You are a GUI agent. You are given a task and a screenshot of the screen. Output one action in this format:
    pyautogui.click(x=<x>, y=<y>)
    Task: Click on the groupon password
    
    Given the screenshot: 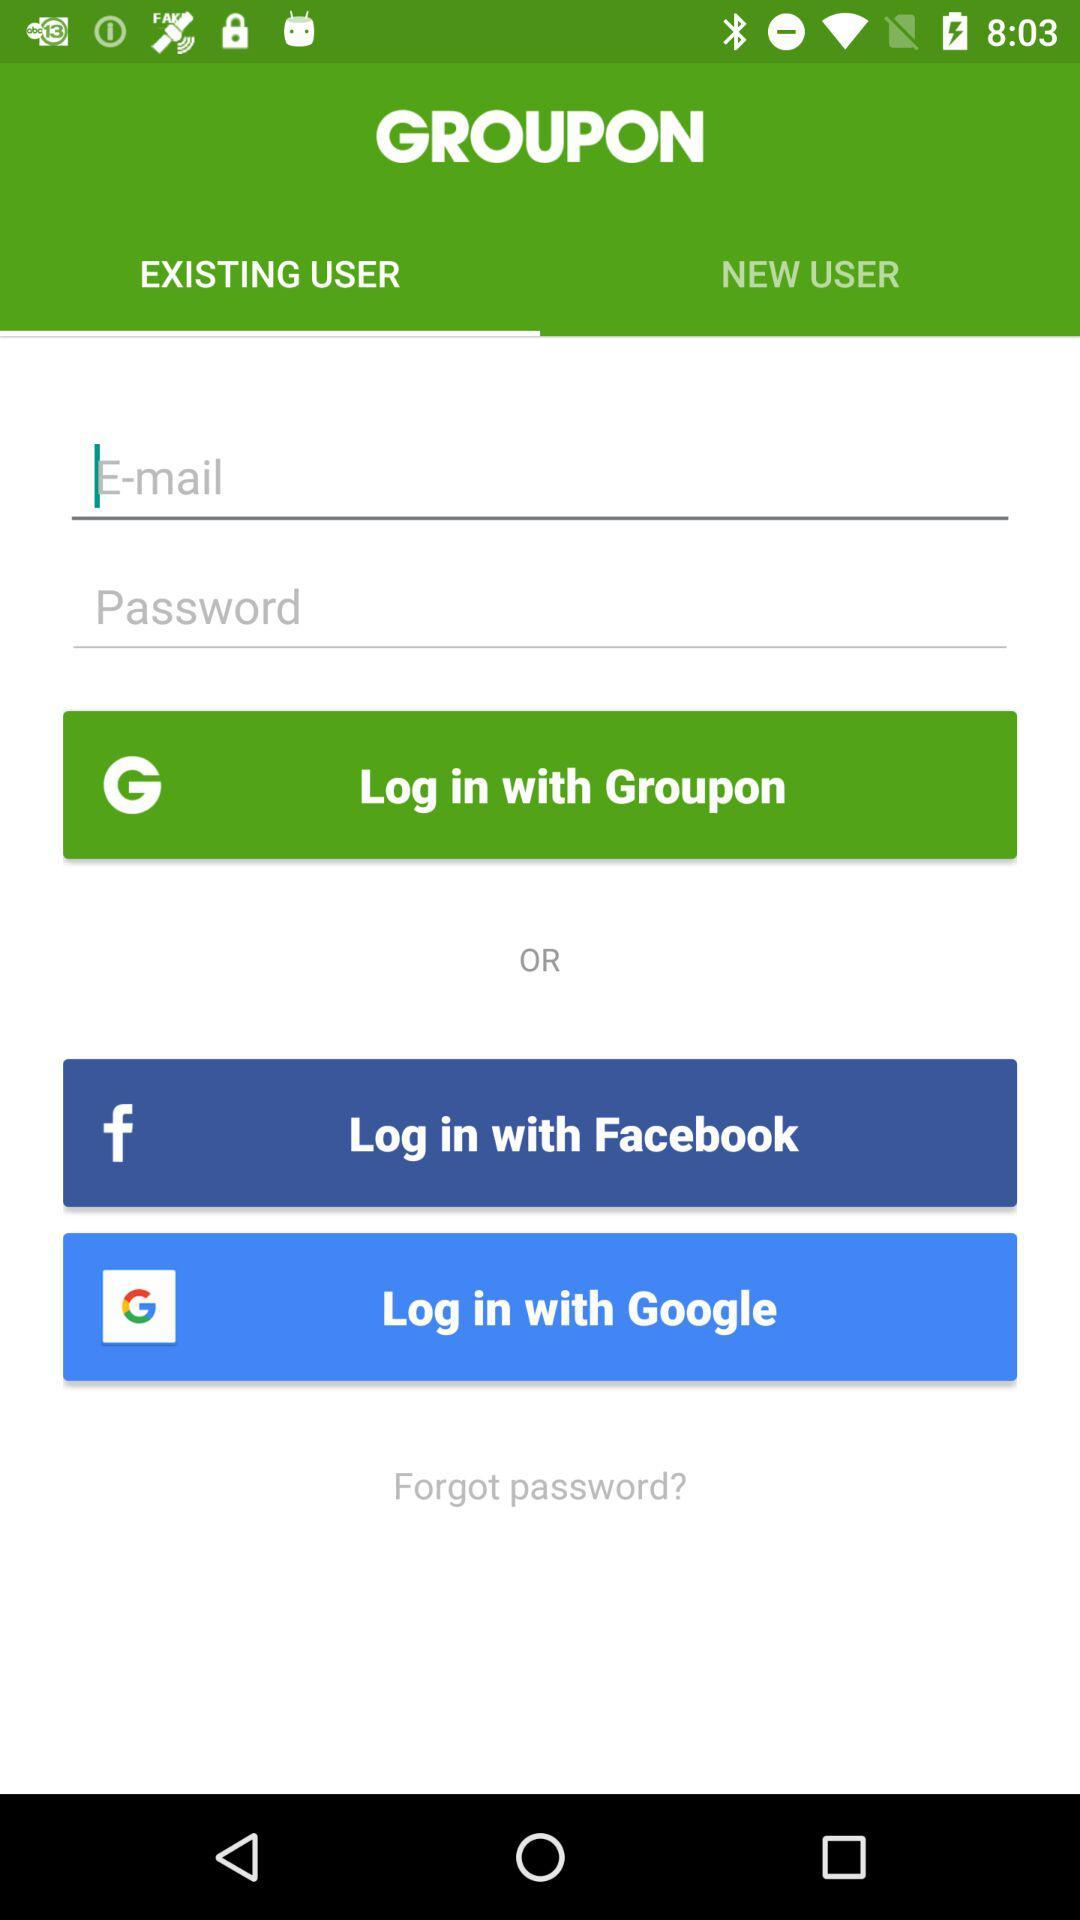 What is the action you would take?
    pyautogui.click(x=540, y=605)
    